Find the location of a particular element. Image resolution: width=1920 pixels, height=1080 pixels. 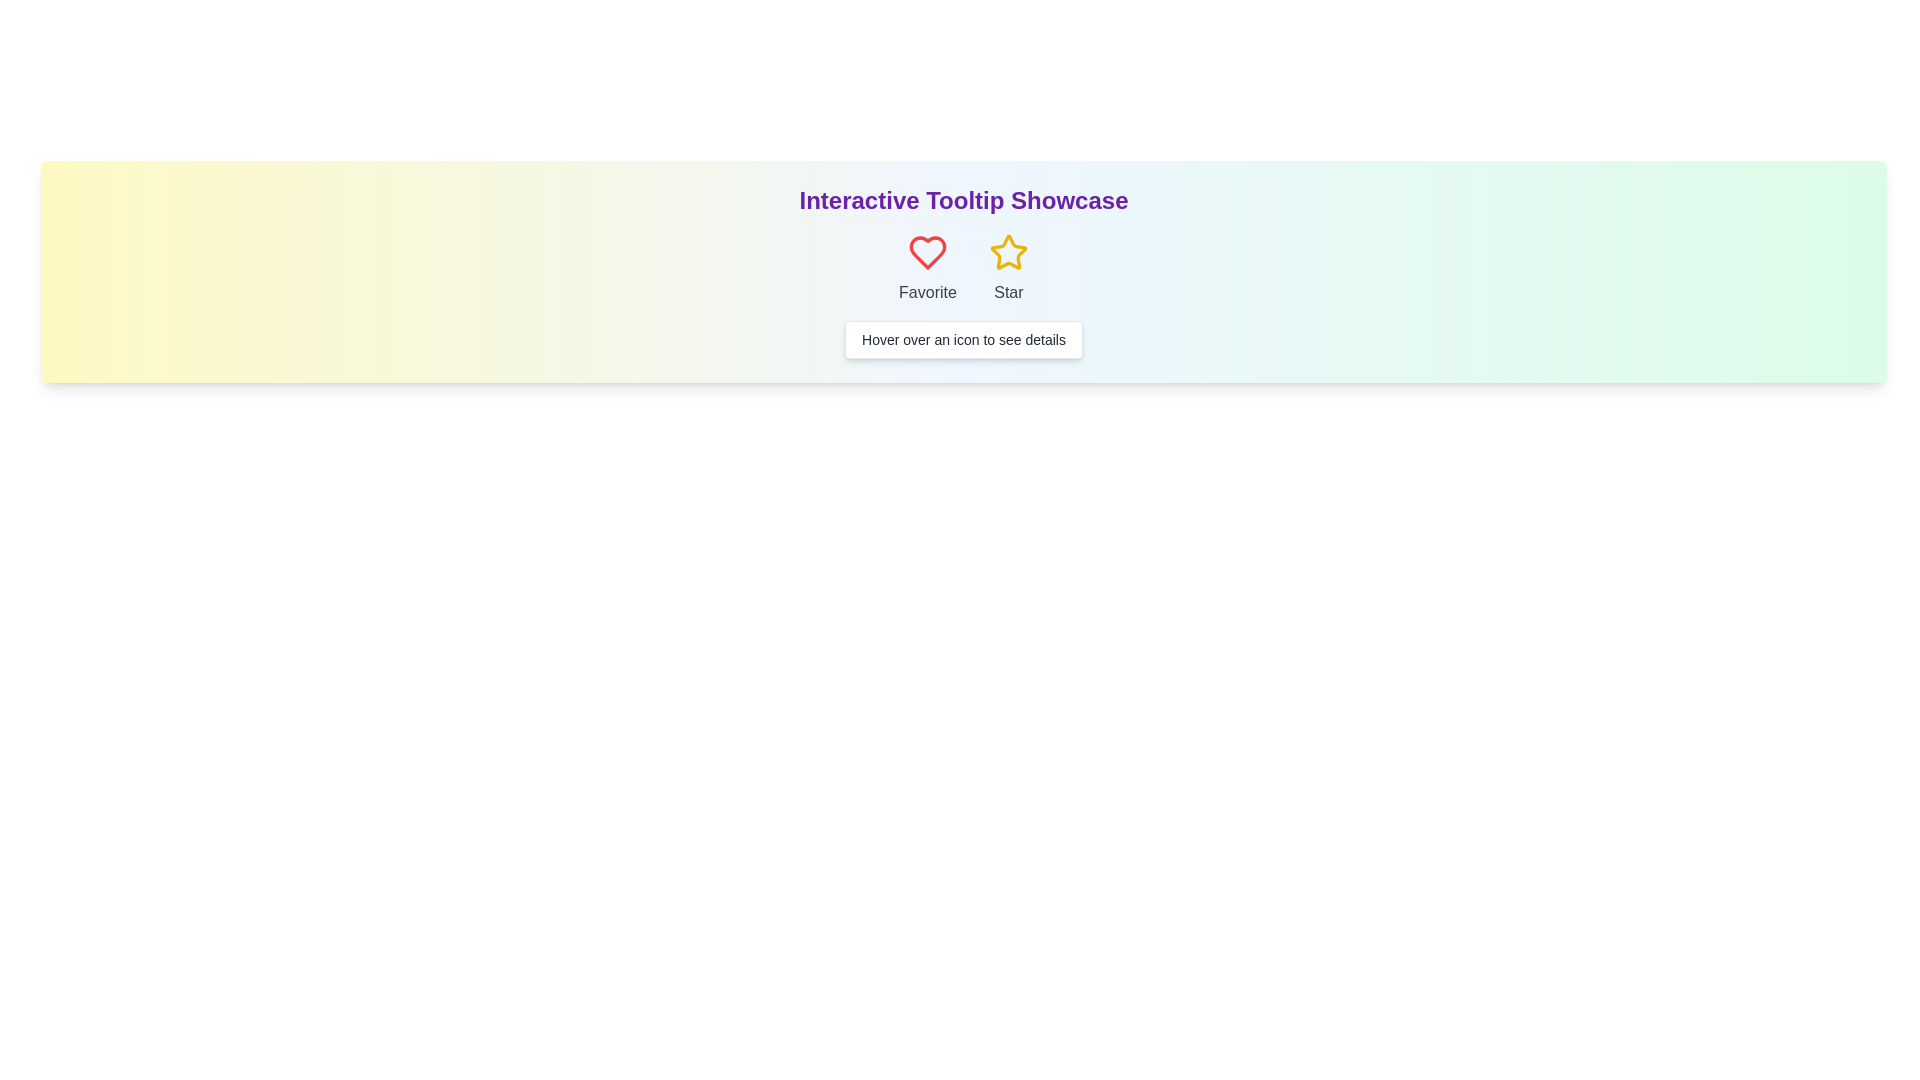

the leftmost 'Favorite' icon located beneath the title 'Interactive Tooltip Showcase' to mark an item as a favorite is located at coordinates (926, 252).